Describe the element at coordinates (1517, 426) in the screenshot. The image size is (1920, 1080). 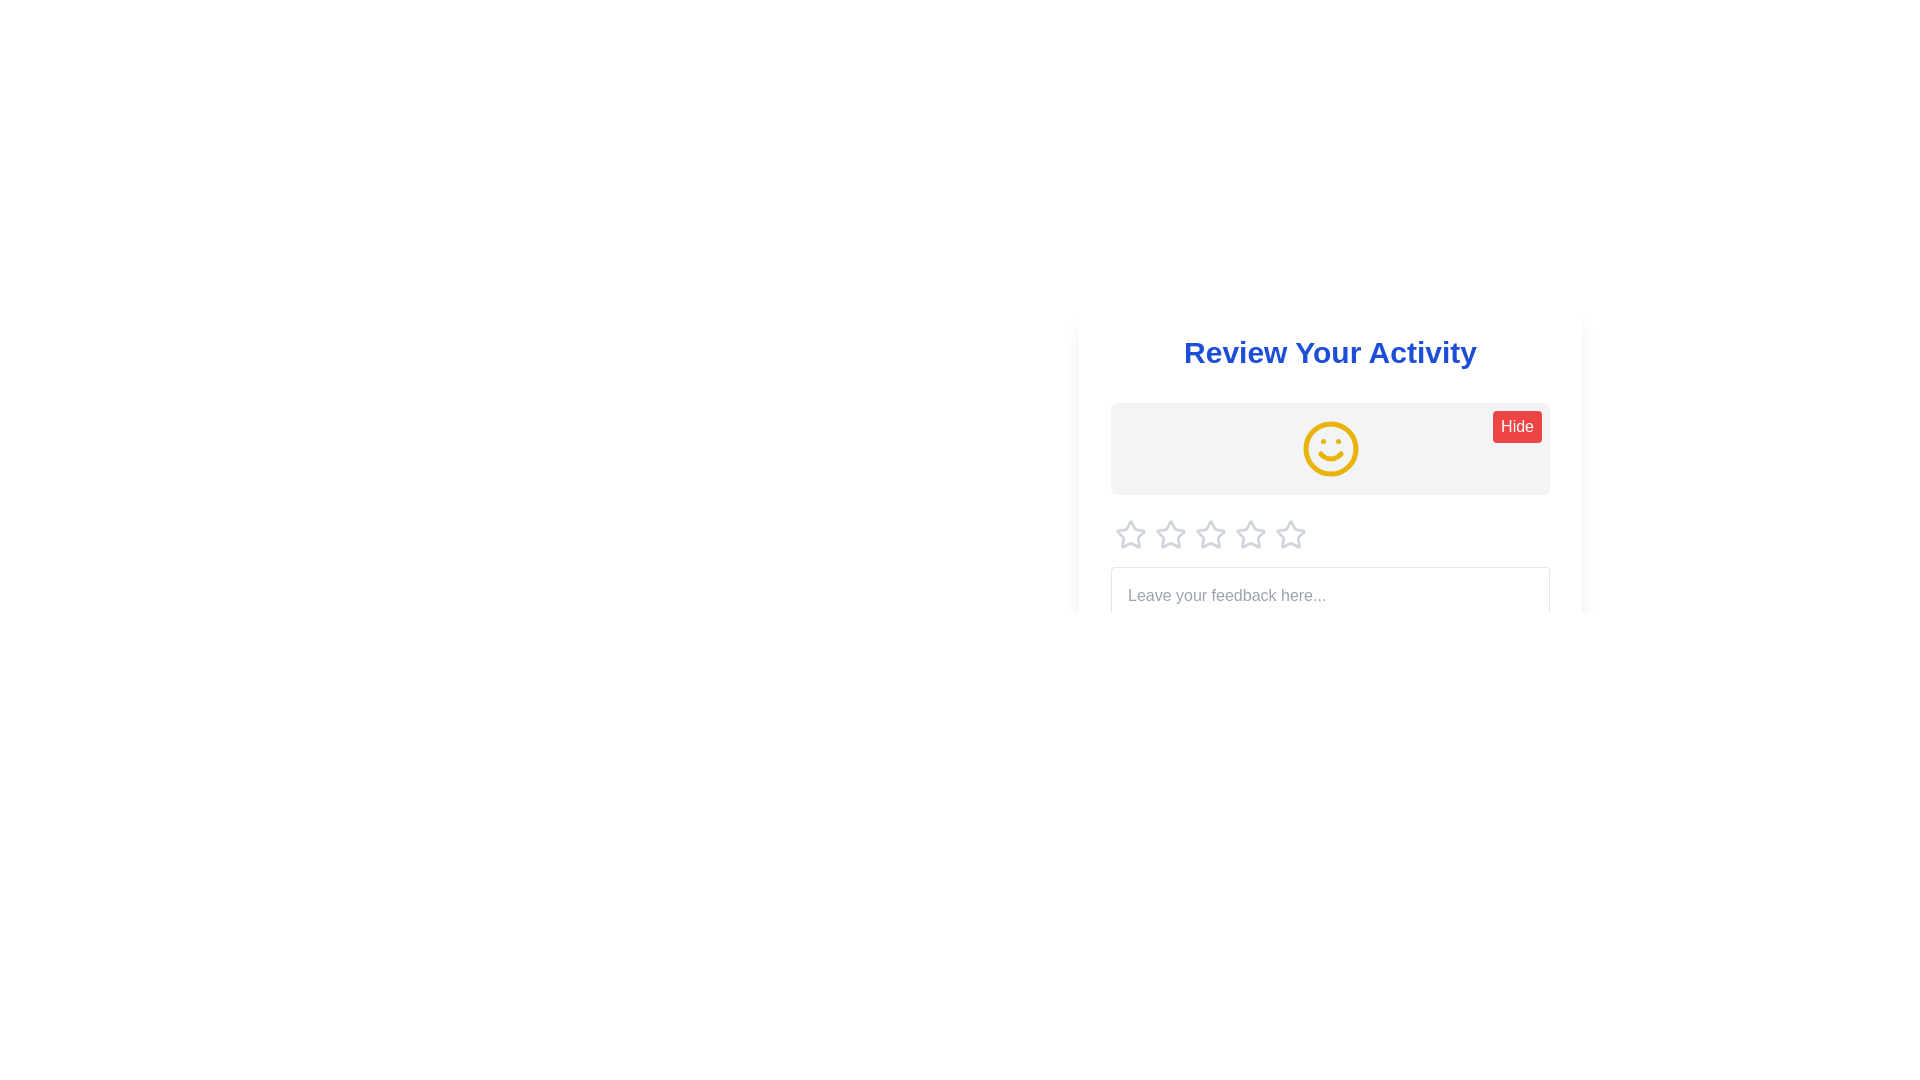
I see `'Hide' button to hide the smiley icon` at that location.